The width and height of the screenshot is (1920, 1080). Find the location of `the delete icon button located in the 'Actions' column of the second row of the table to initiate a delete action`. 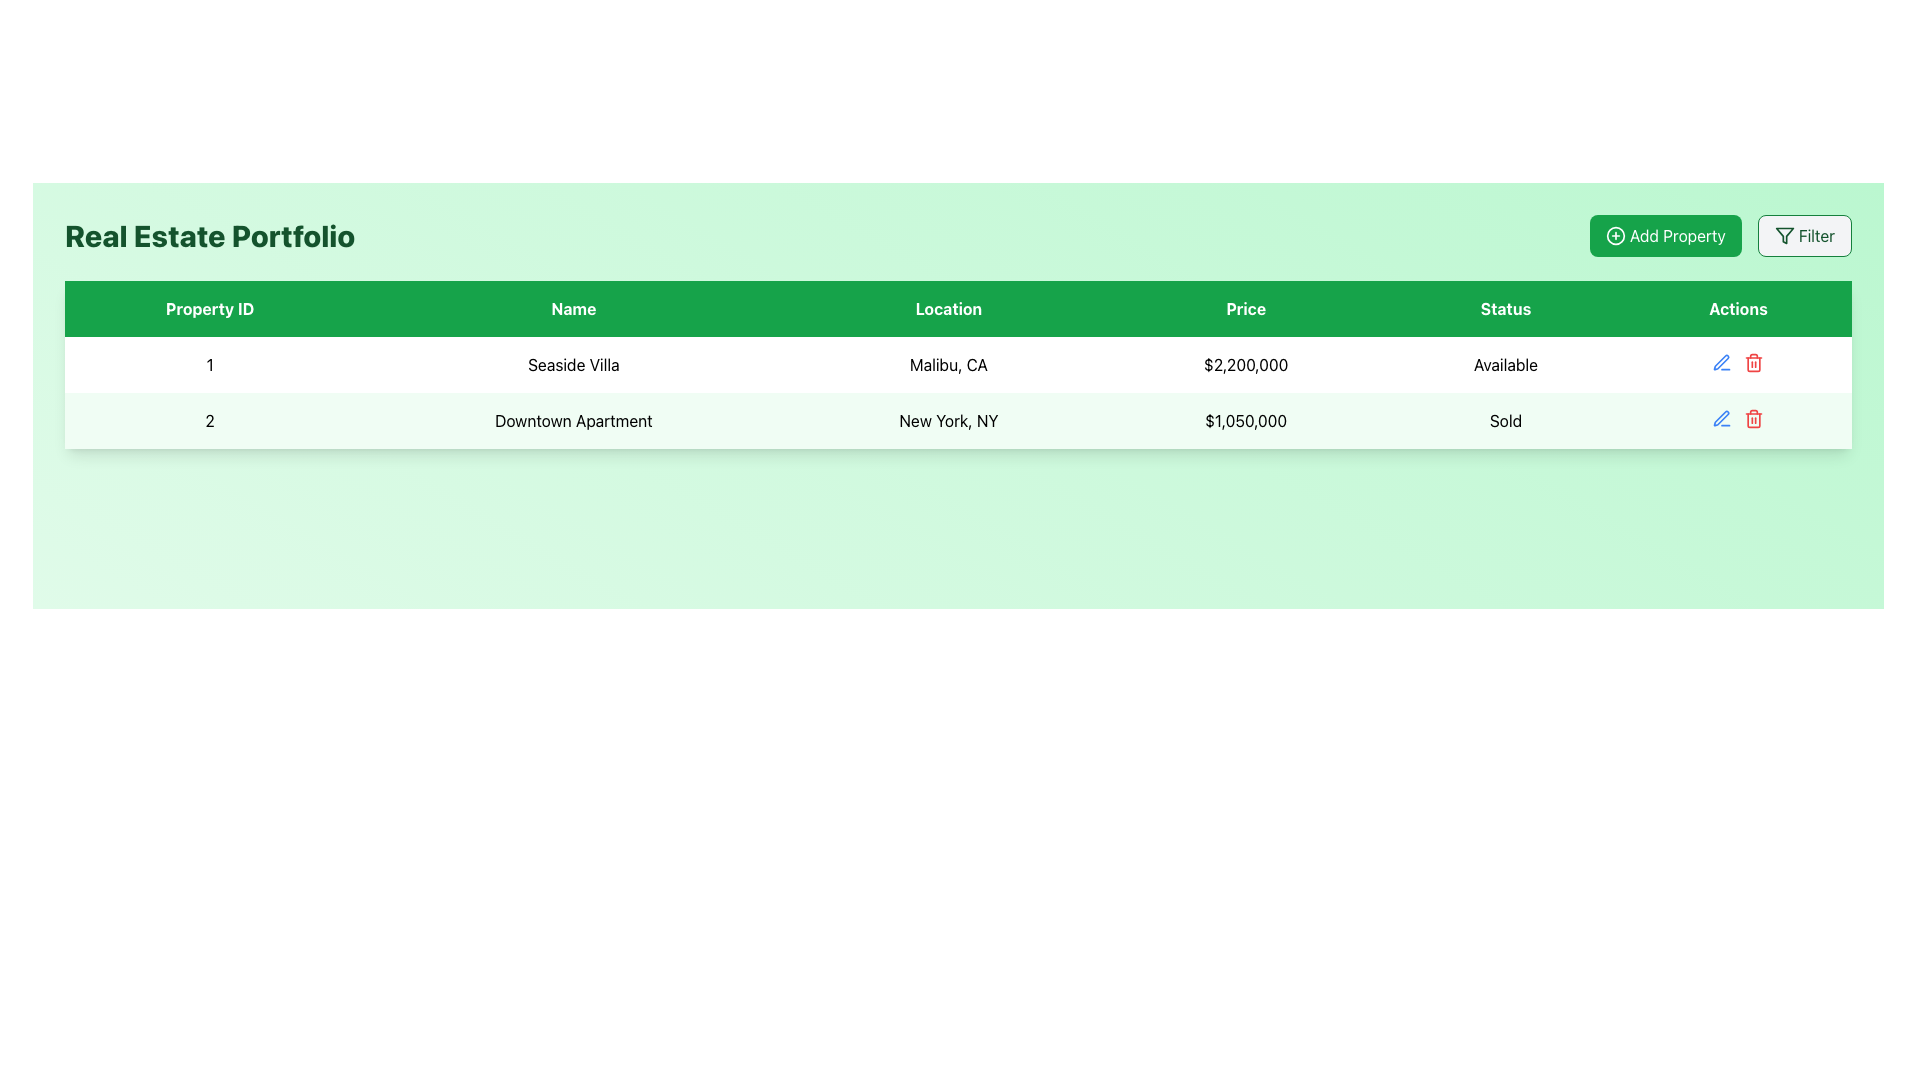

the delete icon button located in the 'Actions' column of the second row of the table to initiate a delete action is located at coordinates (1753, 418).